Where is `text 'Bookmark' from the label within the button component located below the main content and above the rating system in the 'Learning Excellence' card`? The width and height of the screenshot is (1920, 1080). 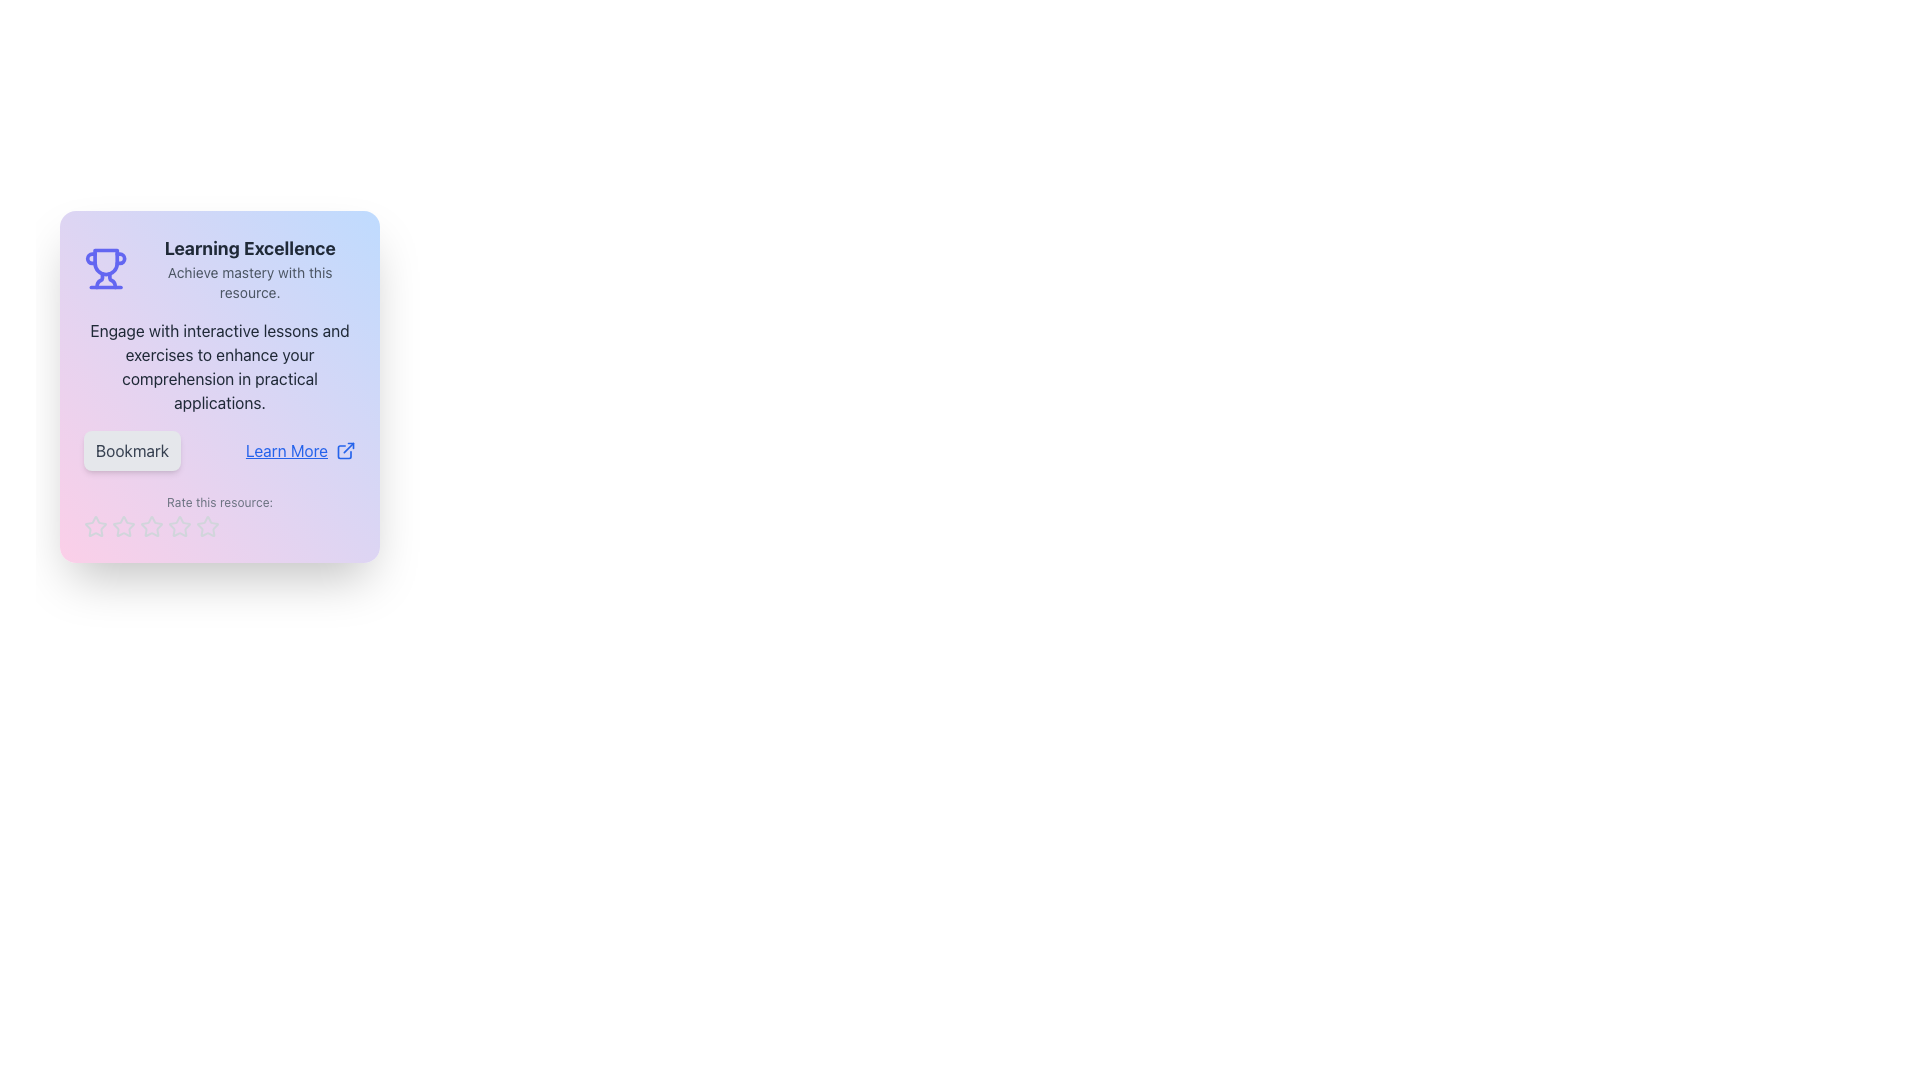
text 'Bookmark' from the label within the button component located below the main content and above the rating system in the 'Learning Excellence' card is located at coordinates (131, 451).